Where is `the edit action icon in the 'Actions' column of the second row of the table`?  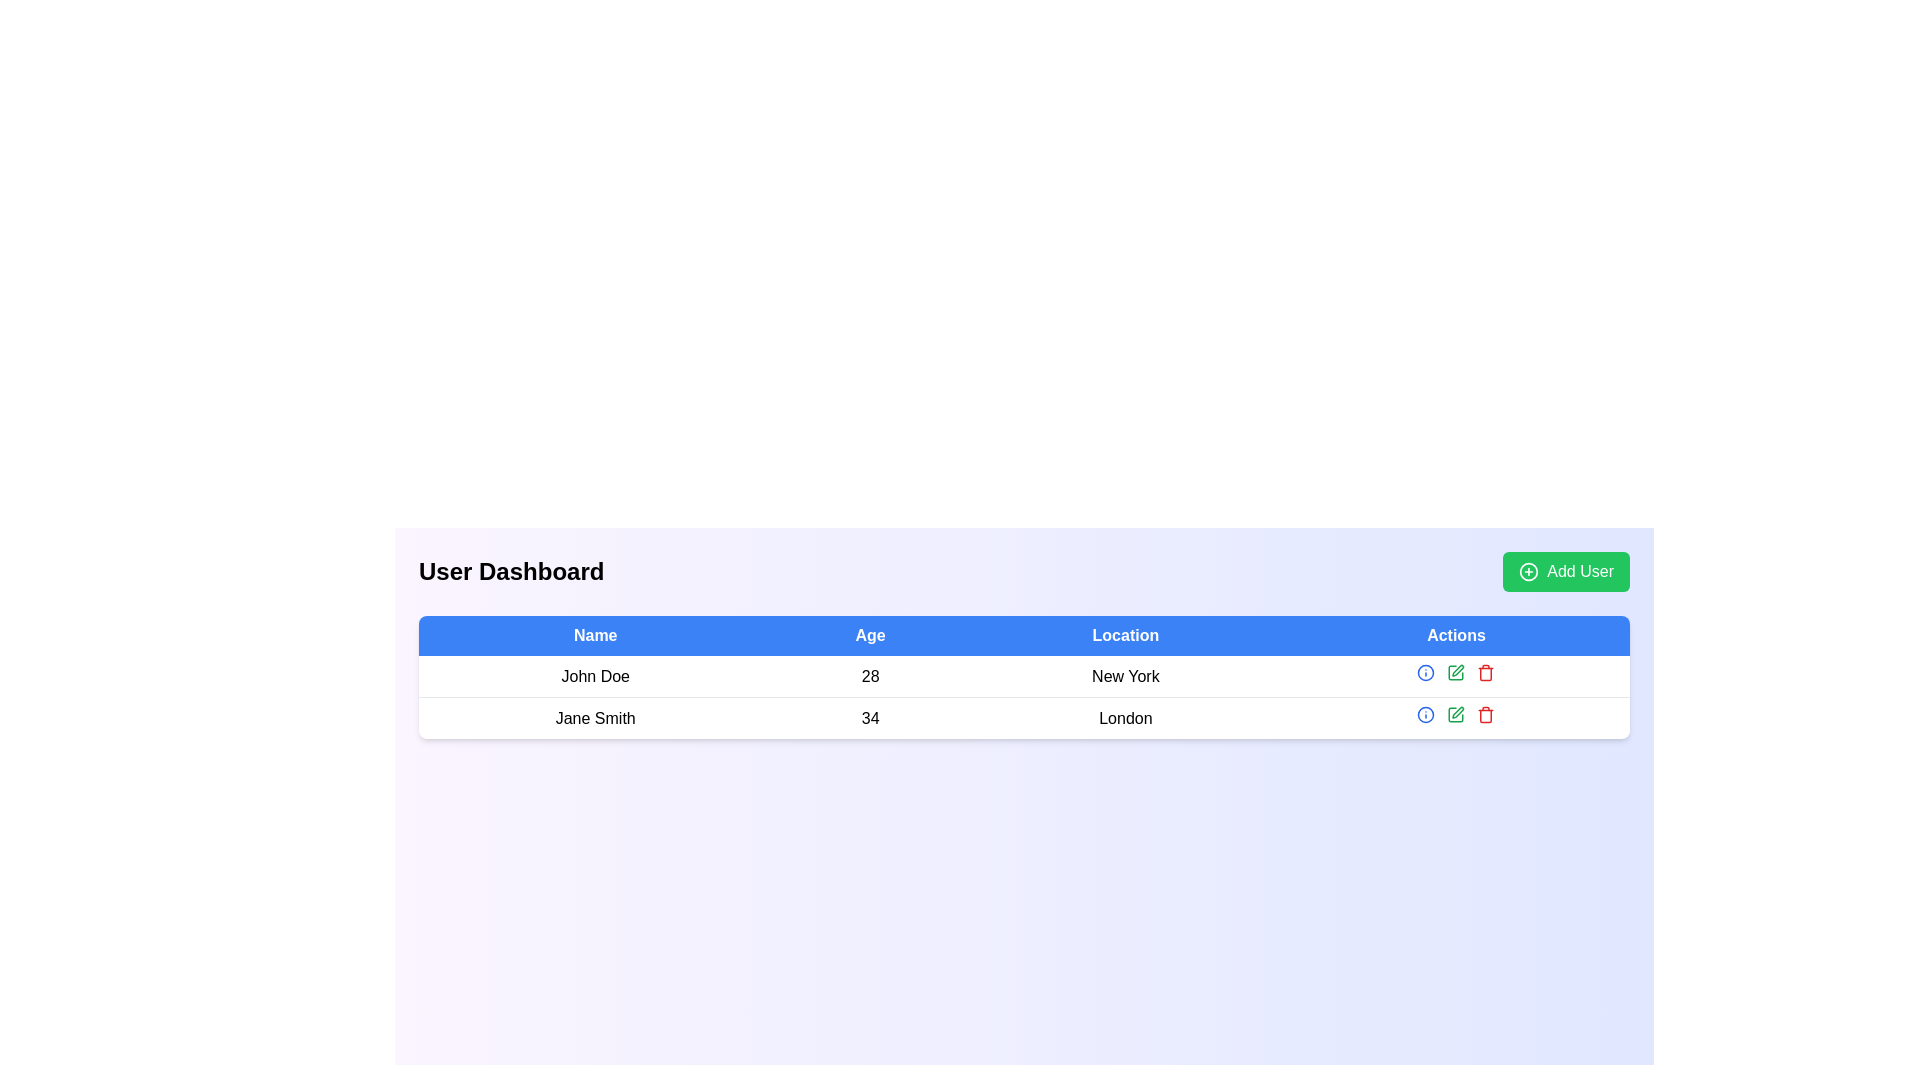
the edit action icon in the 'Actions' column of the second row of the table is located at coordinates (1456, 672).